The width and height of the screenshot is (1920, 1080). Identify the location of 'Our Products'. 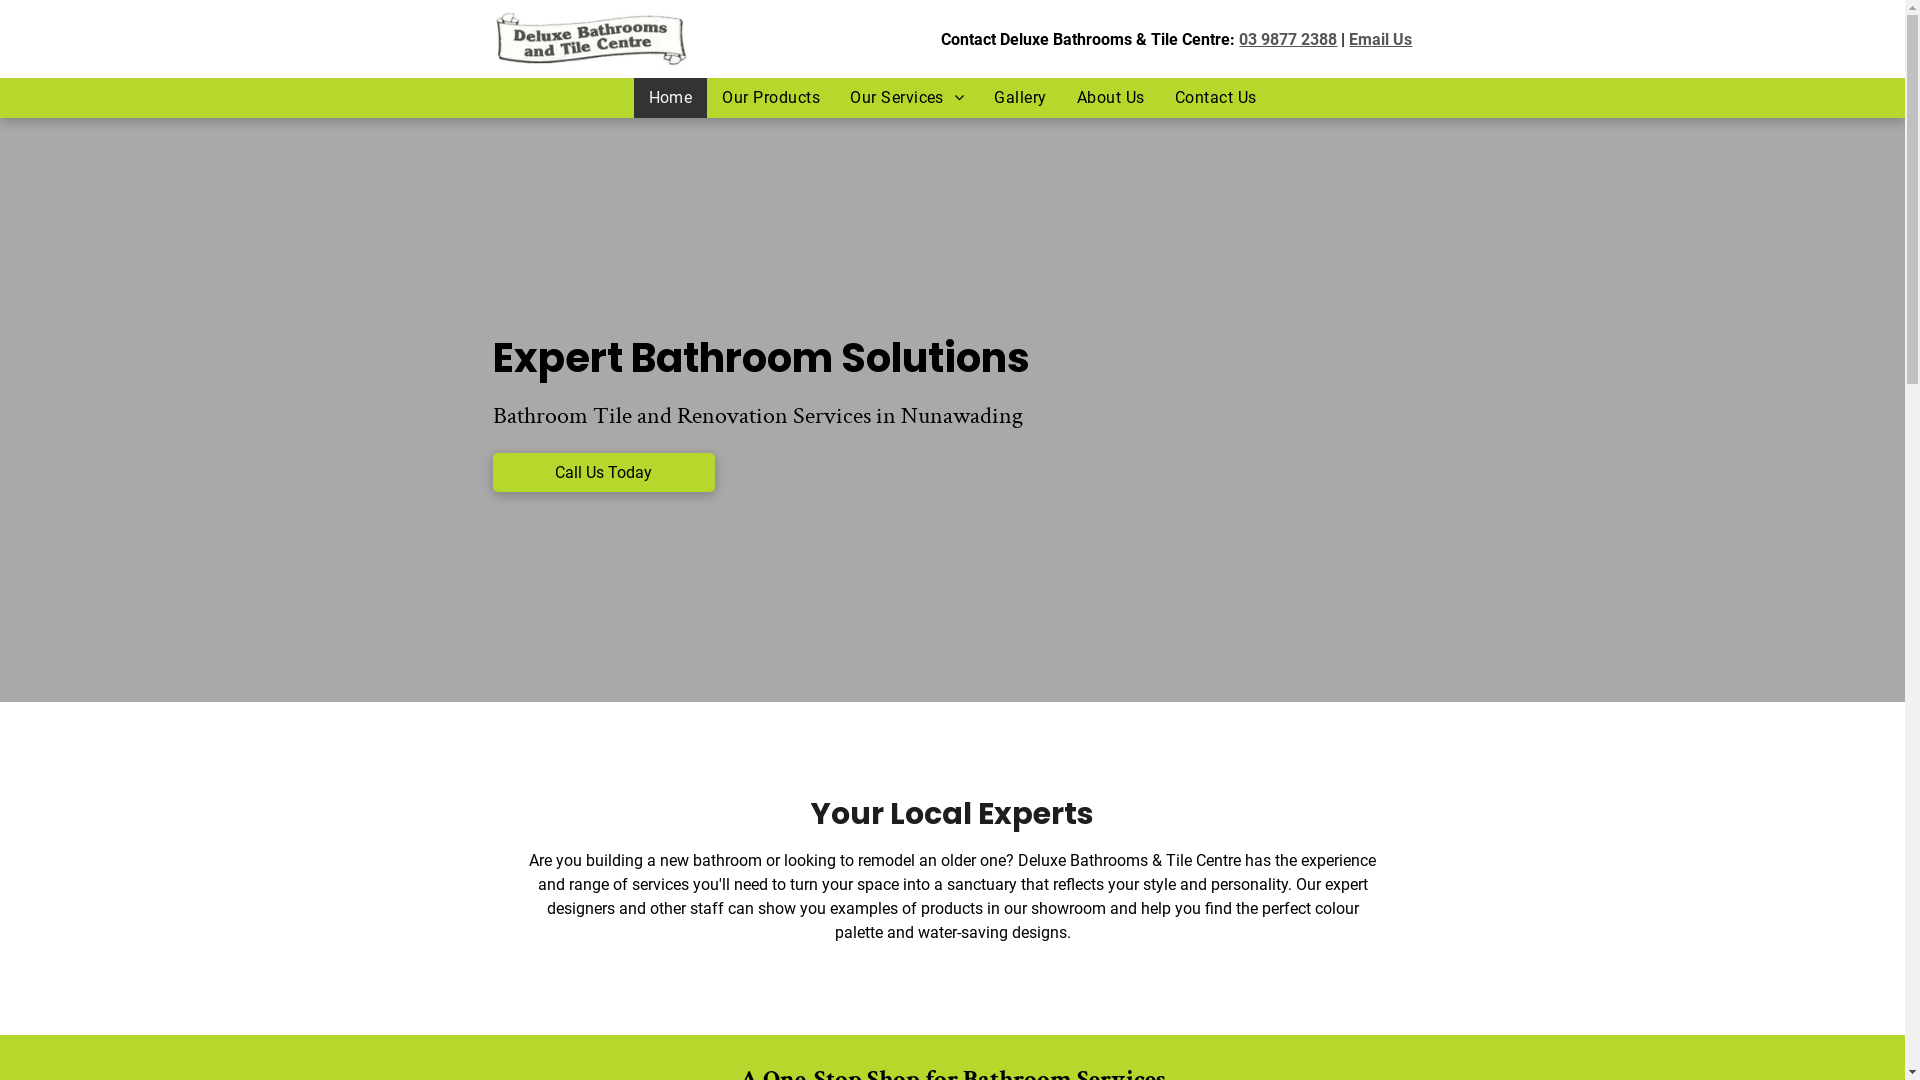
(770, 97).